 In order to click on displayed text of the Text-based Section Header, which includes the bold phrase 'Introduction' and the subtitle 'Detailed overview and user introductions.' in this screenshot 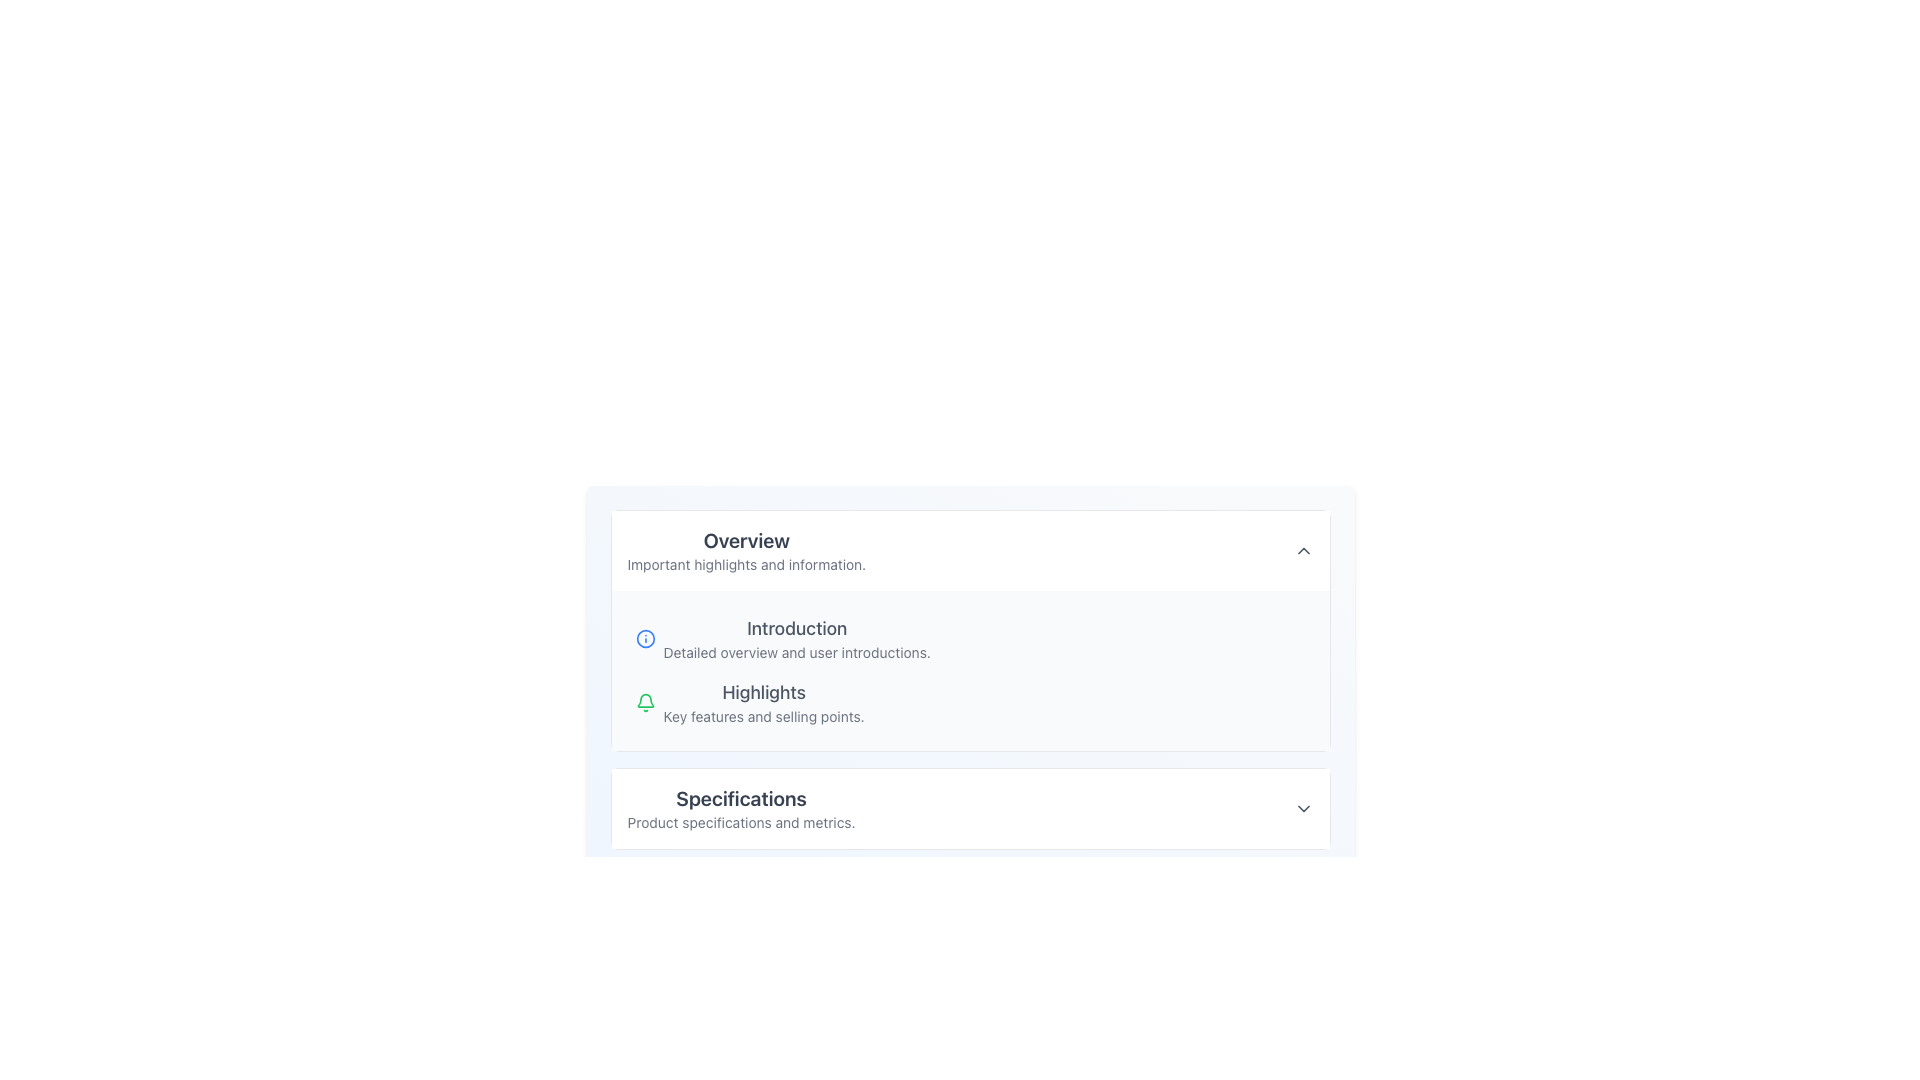, I will do `click(796, 639)`.